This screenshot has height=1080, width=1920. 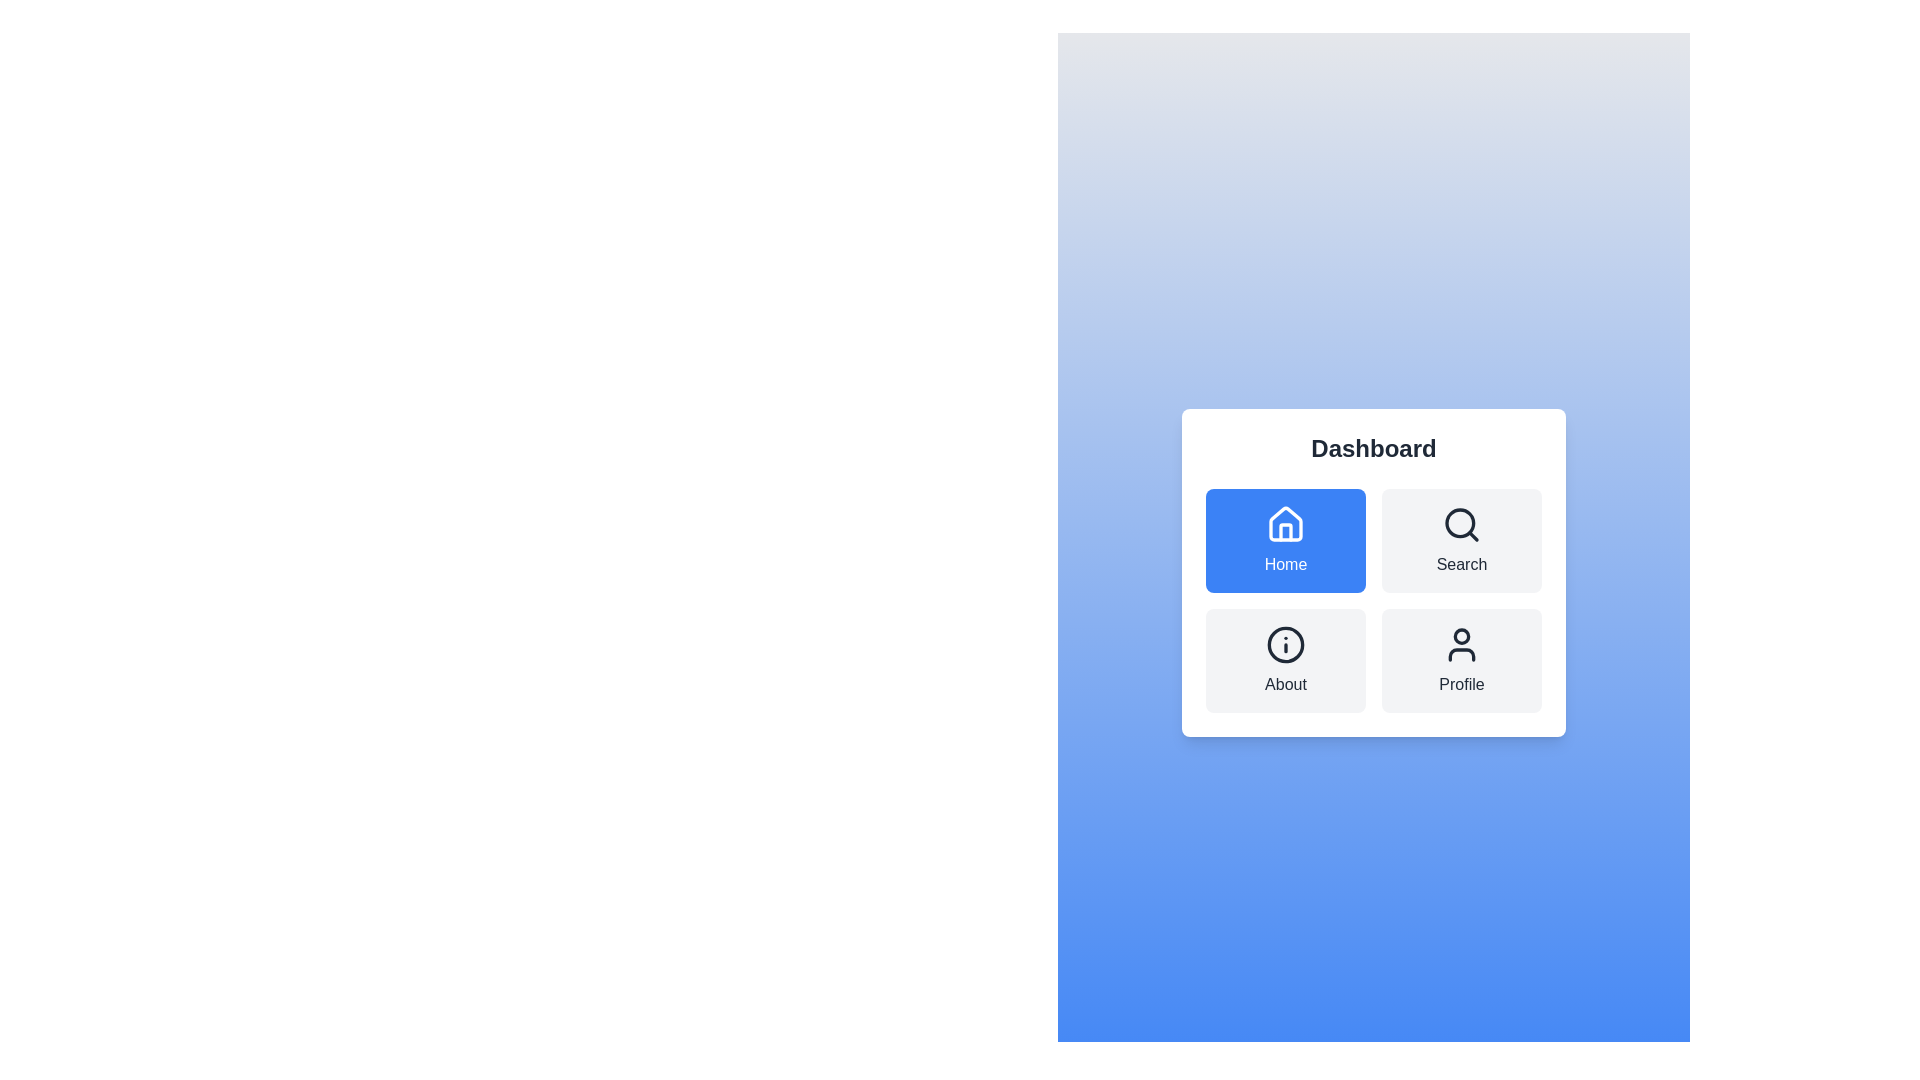 What do you see at coordinates (1462, 644) in the screenshot?
I see `the 'Profile' icon located in the bottom-right corner of the grid layout, which visually represents the 'Profile' section of the interface` at bounding box center [1462, 644].